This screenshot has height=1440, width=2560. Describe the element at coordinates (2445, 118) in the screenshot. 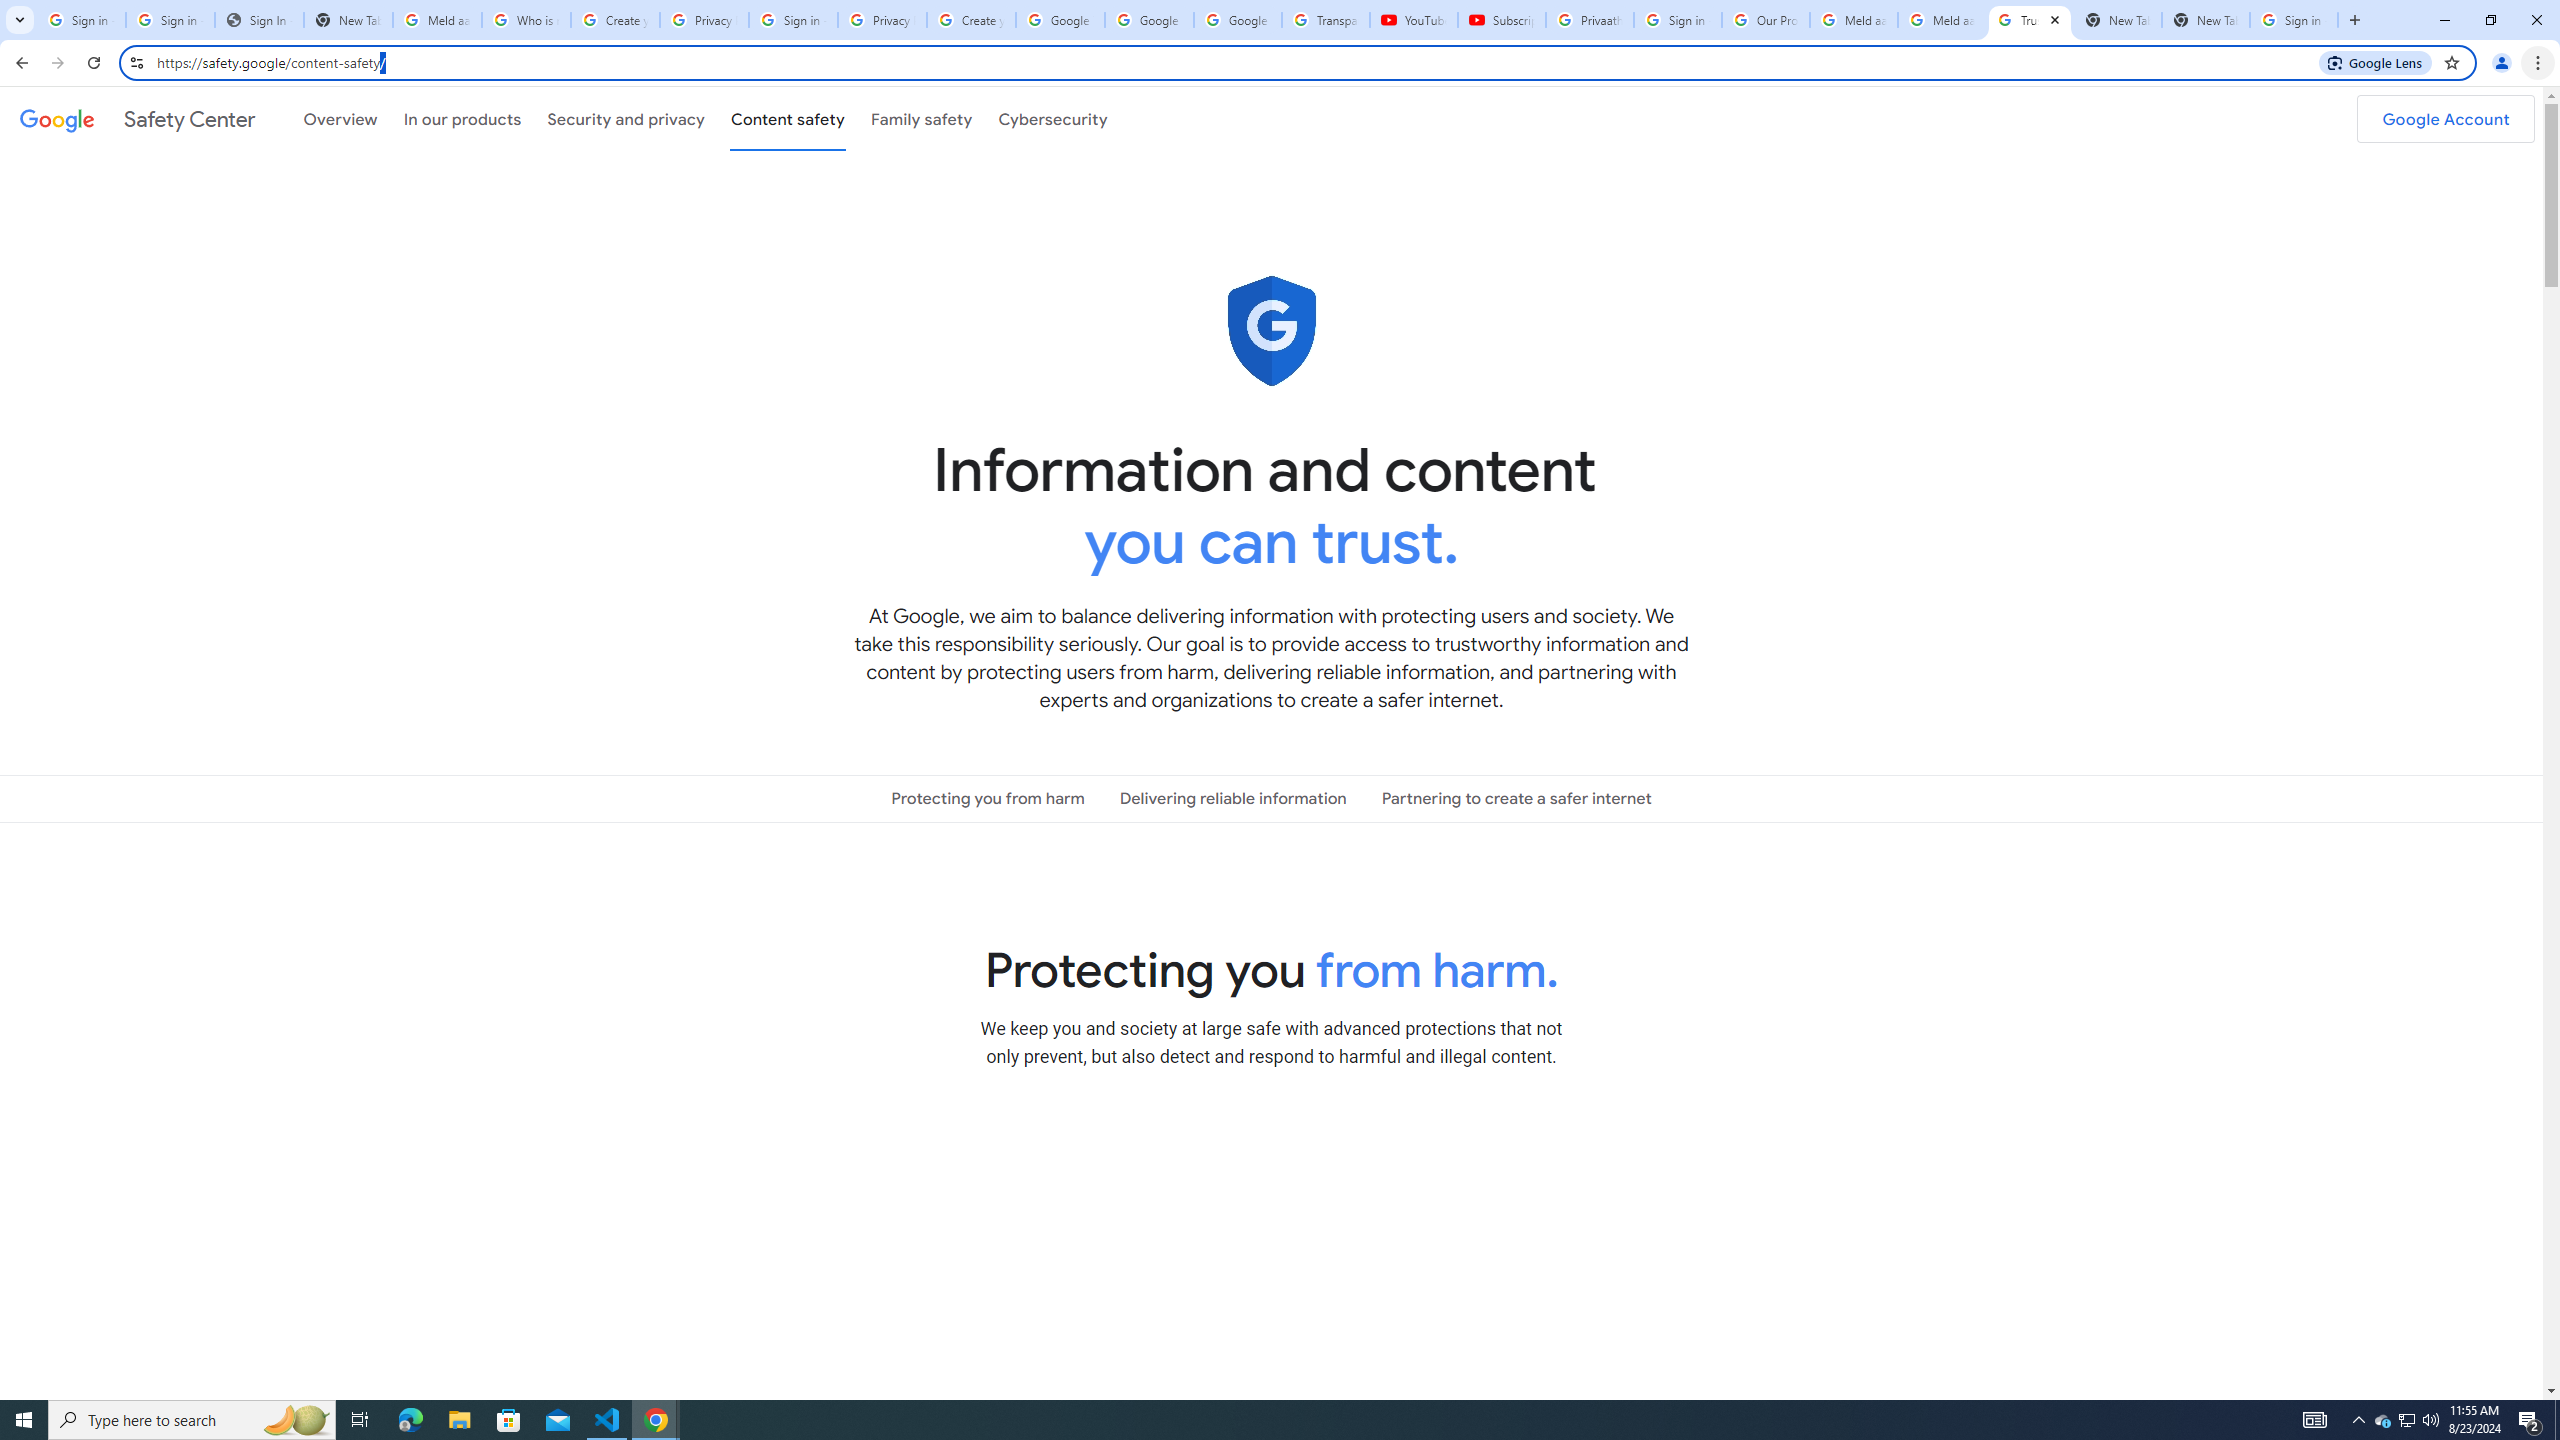

I see `'Google Account'` at that location.